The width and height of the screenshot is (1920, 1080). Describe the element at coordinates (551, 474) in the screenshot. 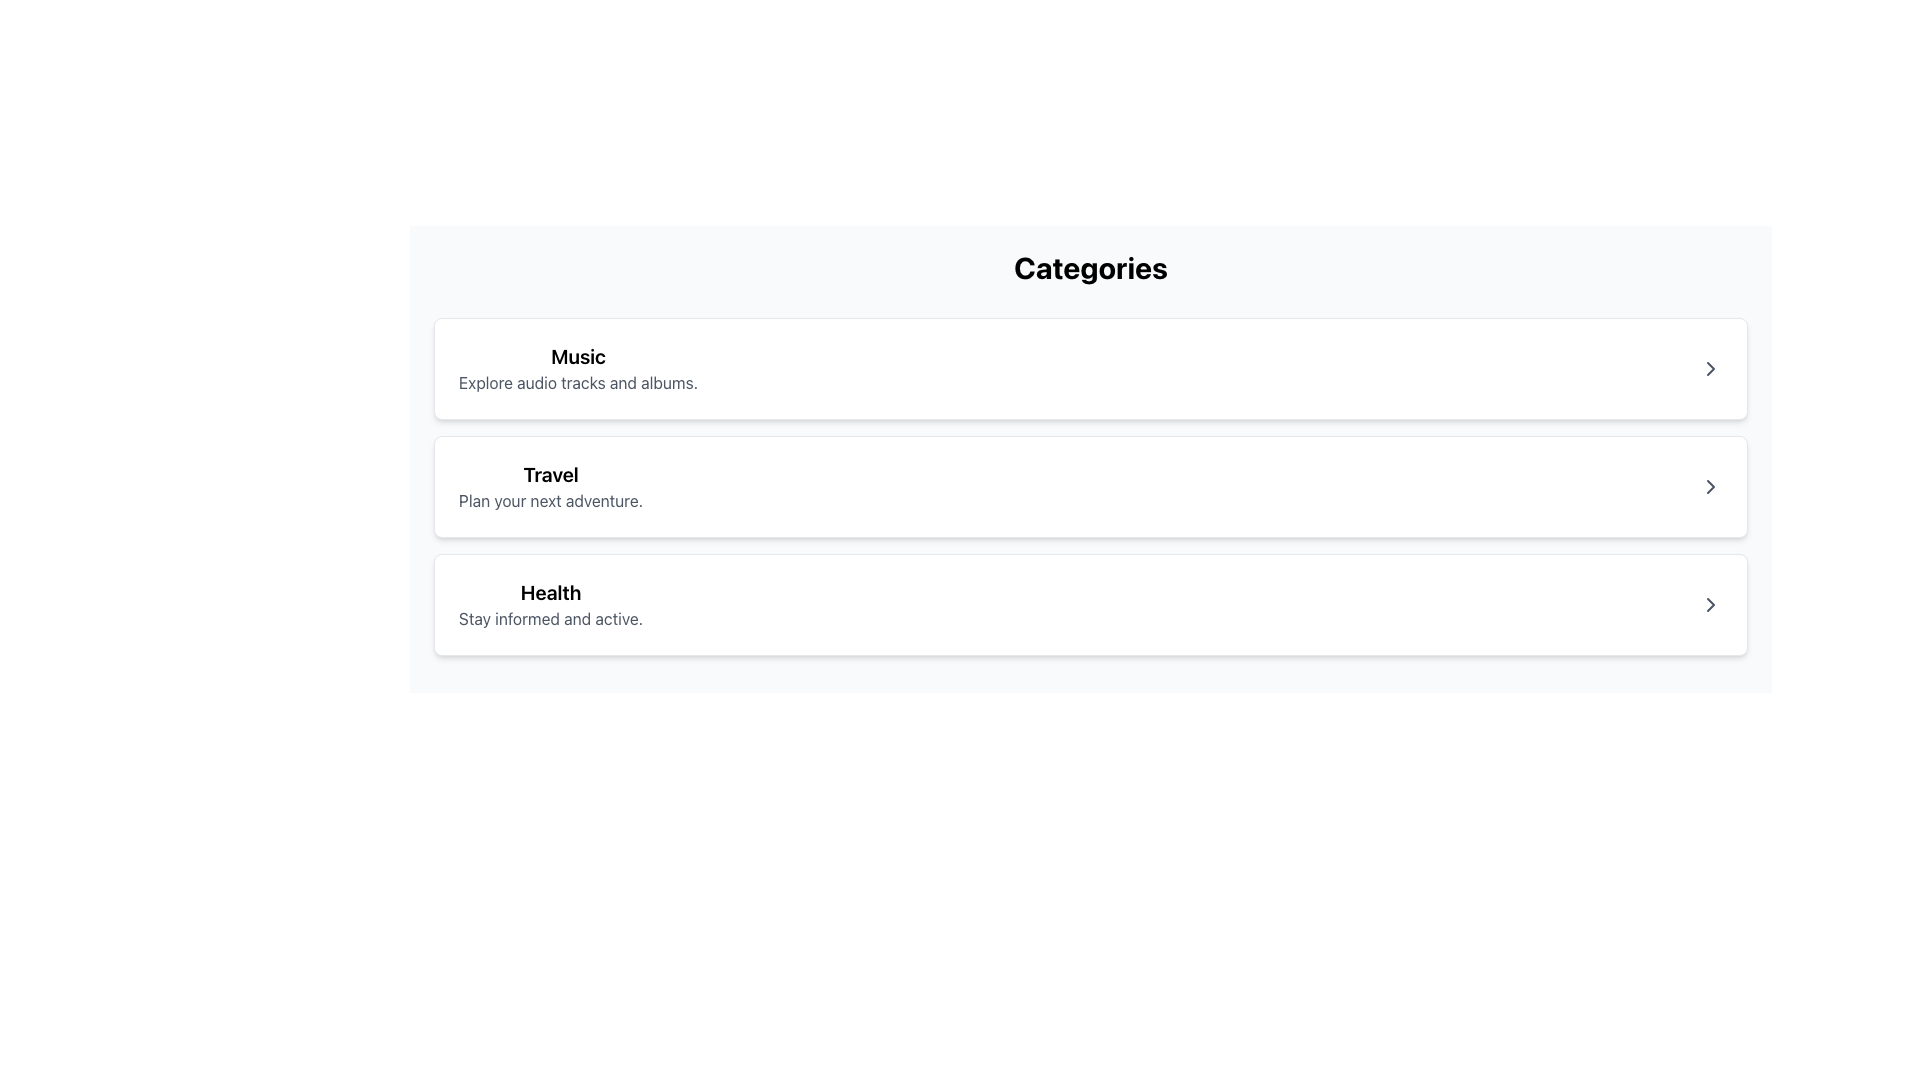

I see `the bold text label reading 'Travel' located in the second card under the 'Categories' header, positioned above the description text 'Plan your next adventure.'` at that location.